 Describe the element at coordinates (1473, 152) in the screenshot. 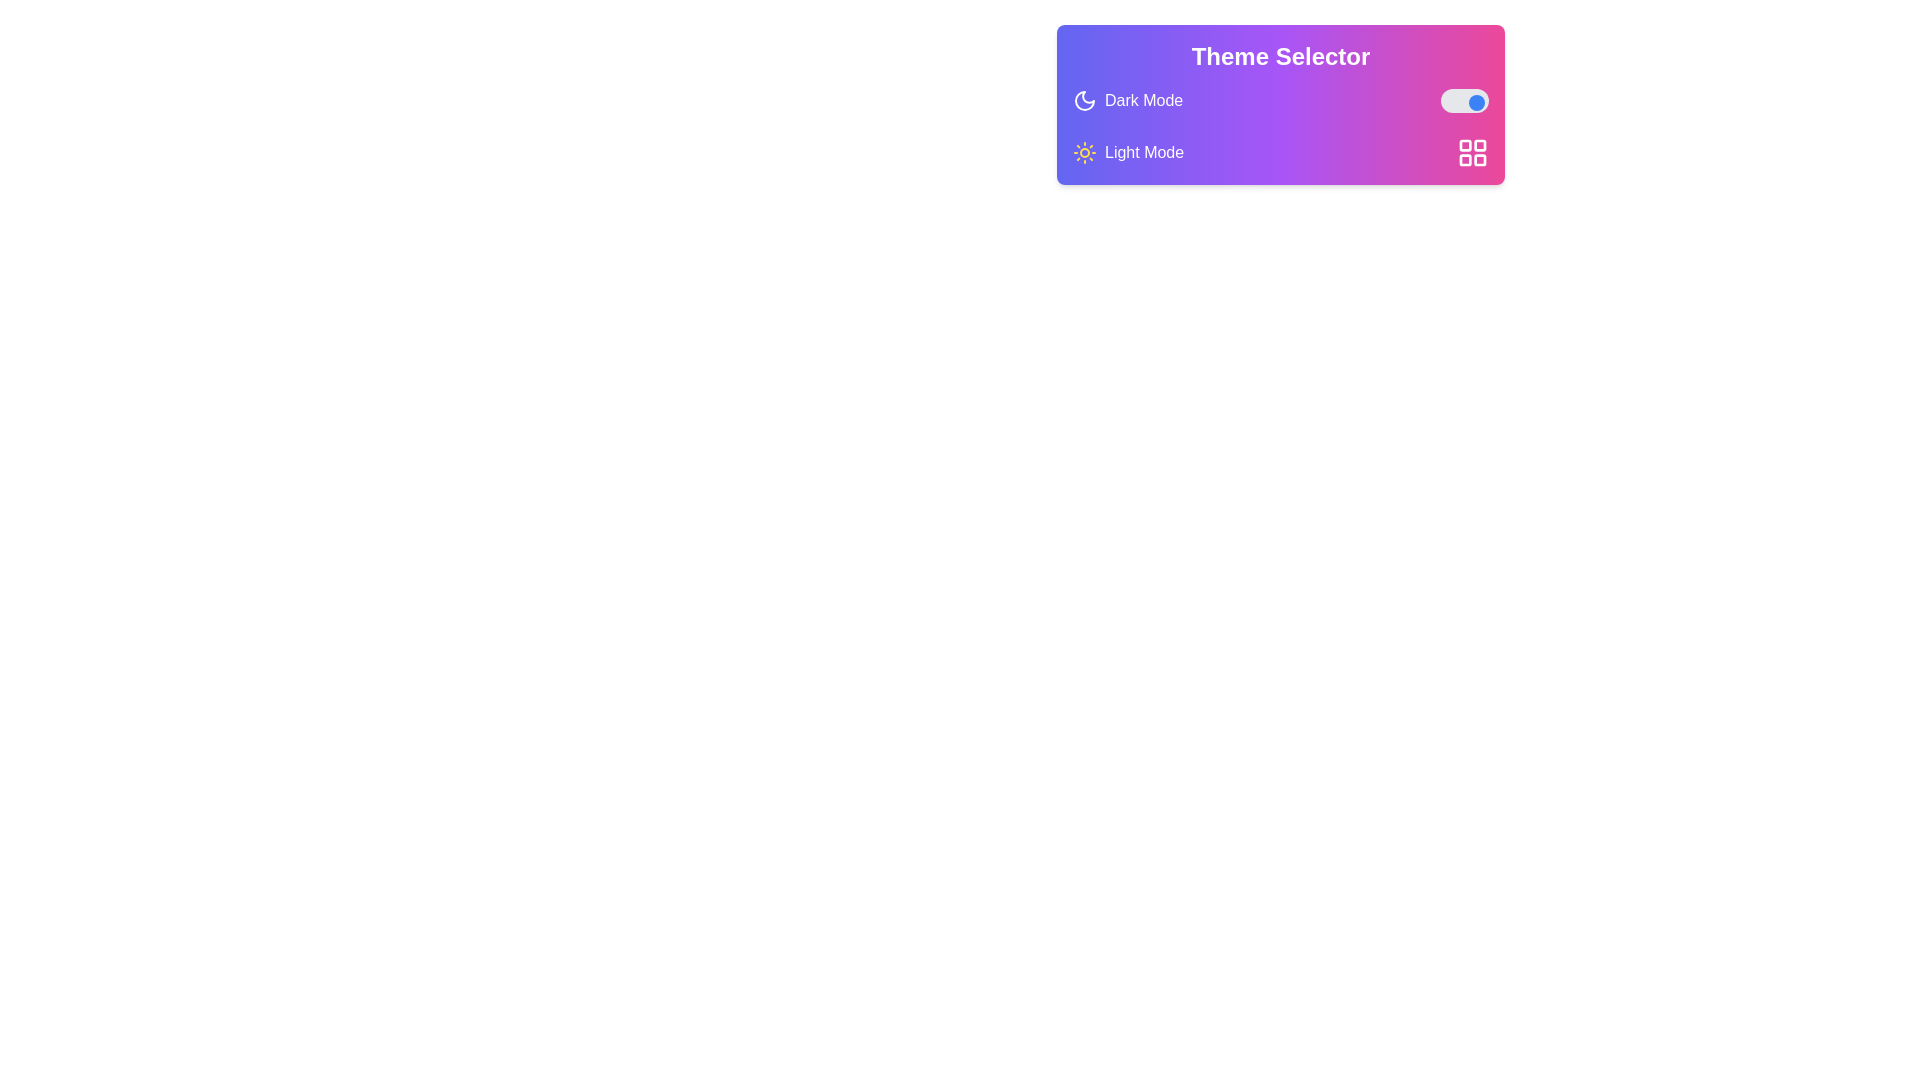

I see `the grid icon, which is a prominent 2x2 grid of rounded white squares located in the bottom-right of the theme selector region` at that location.